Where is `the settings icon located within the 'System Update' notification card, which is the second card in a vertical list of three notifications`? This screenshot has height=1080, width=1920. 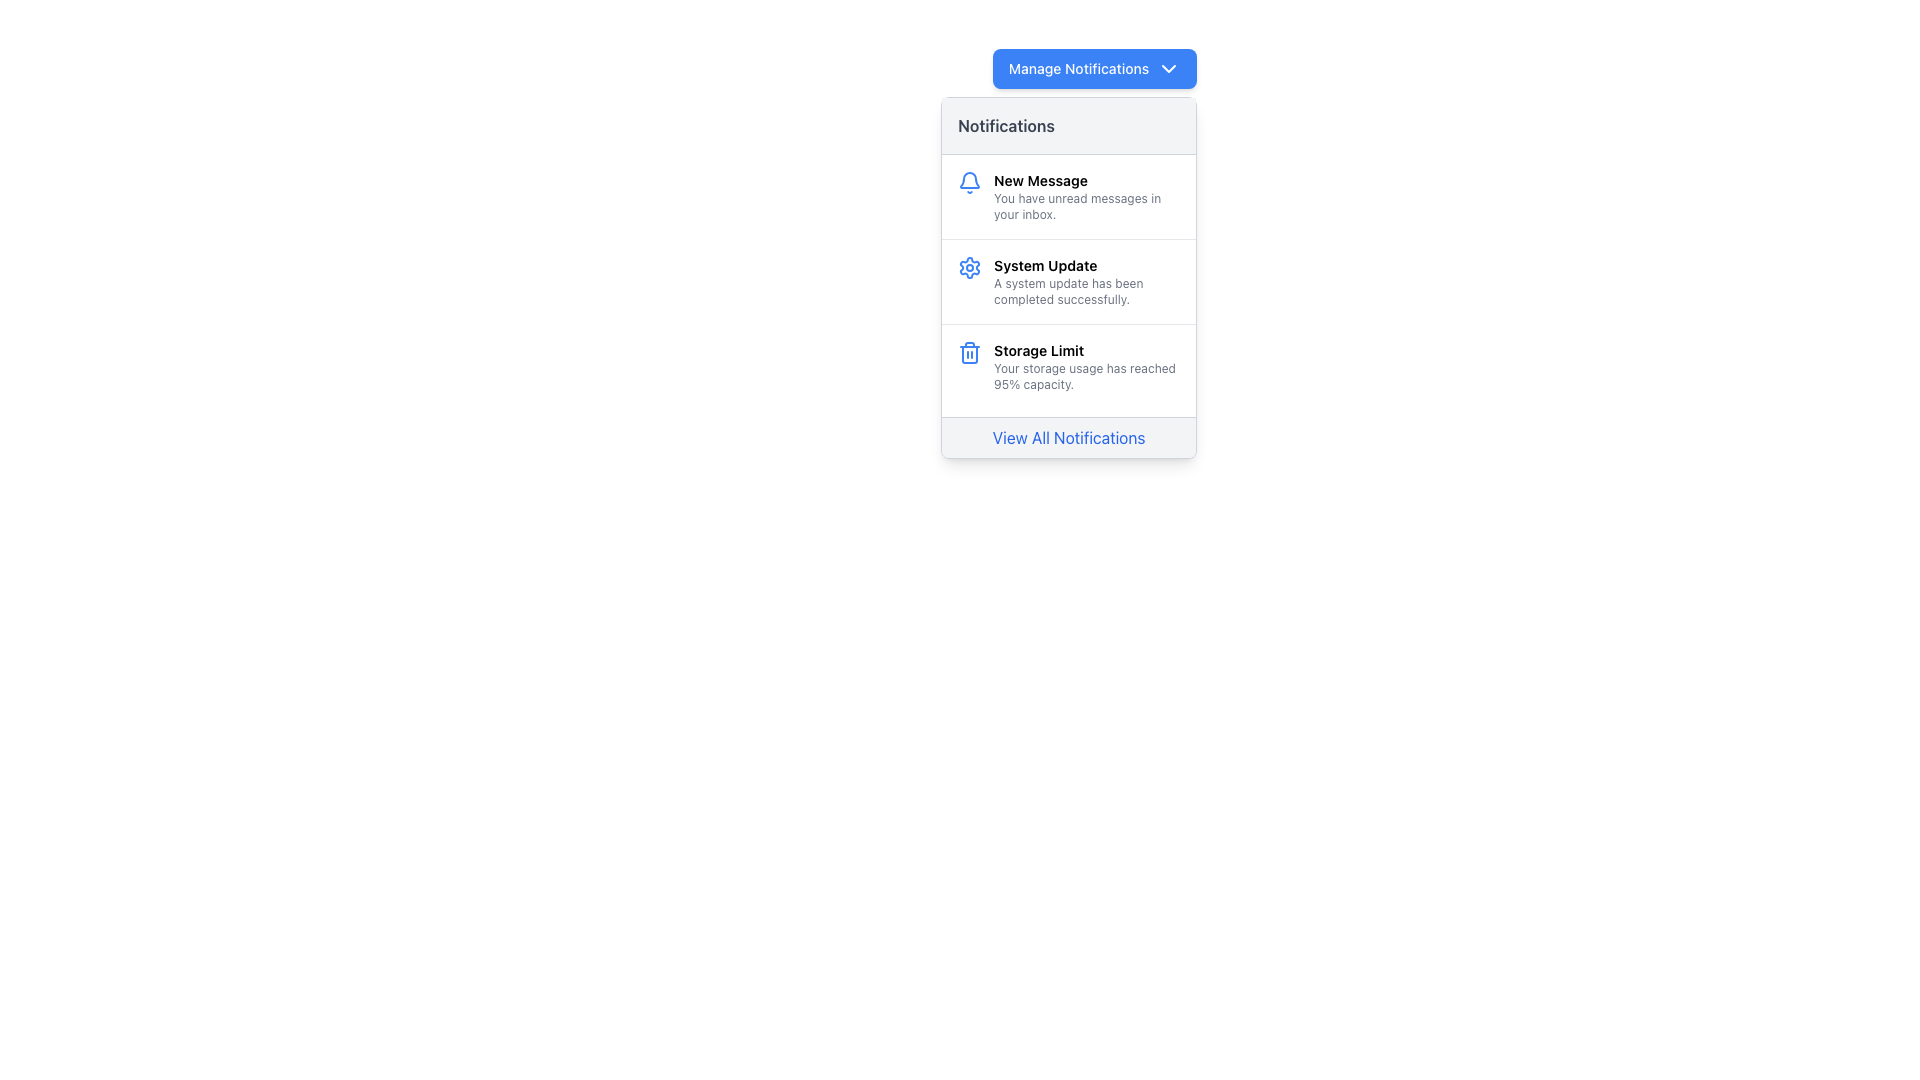 the settings icon located within the 'System Update' notification card, which is the second card in a vertical list of three notifications is located at coordinates (969, 281).